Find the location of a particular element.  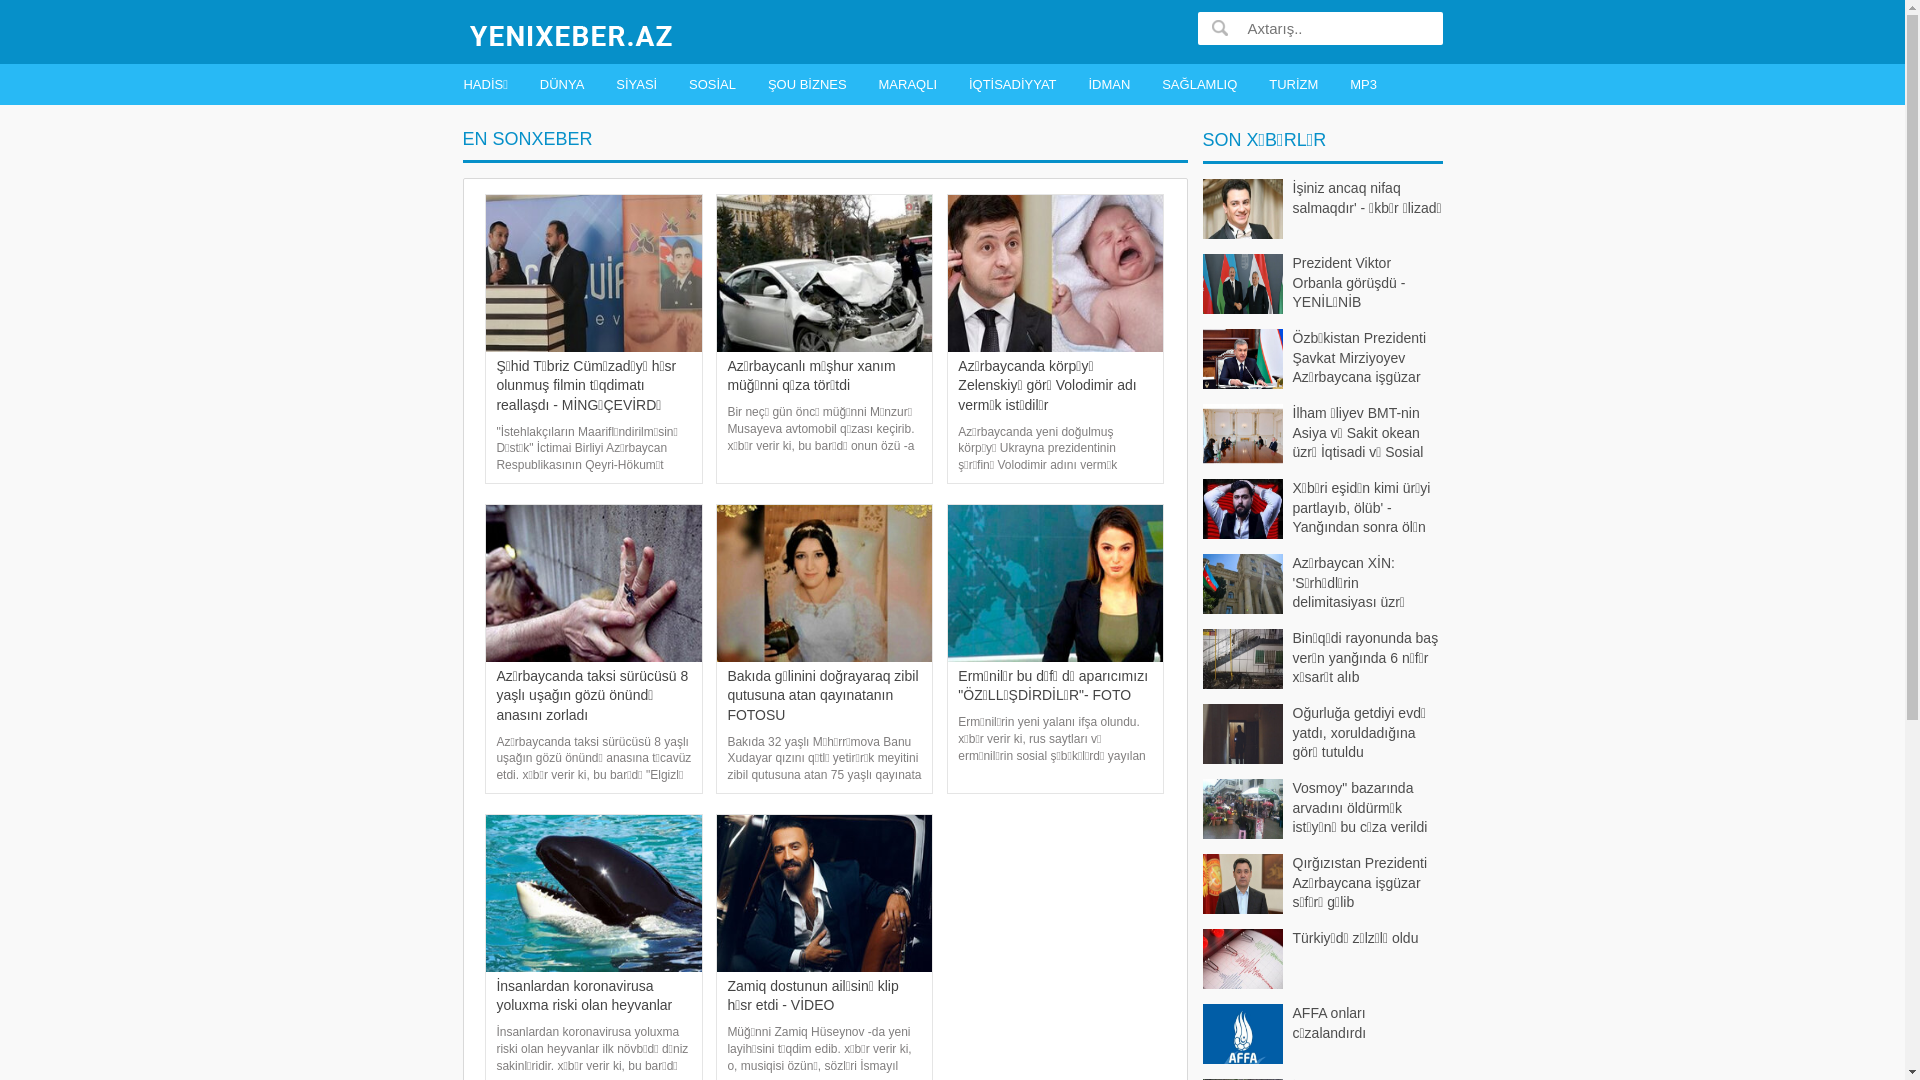

'SOSIAL' is located at coordinates (682, 83).